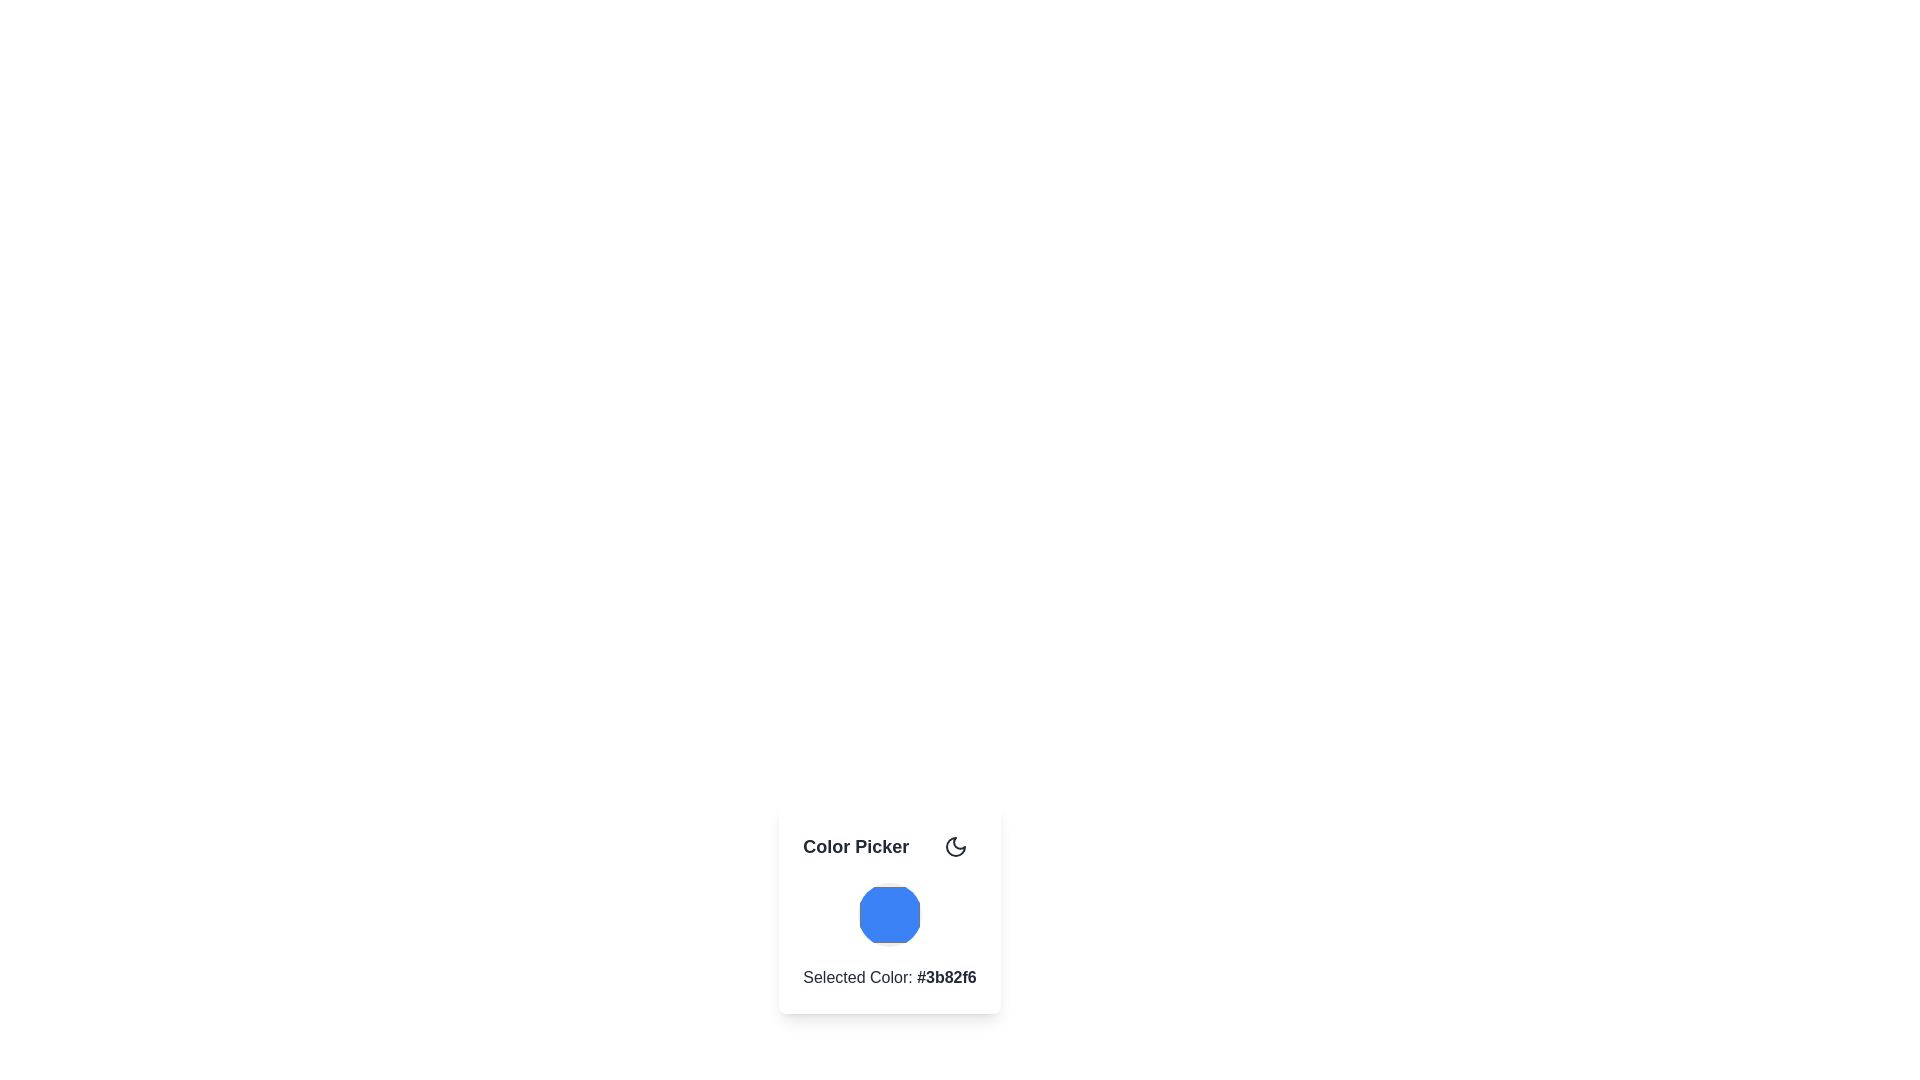  Describe the element at coordinates (955, 846) in the screenshot. I see `the toggle button for dark theme, located to the right of the 'Color Picker' text, by moving the cursor to its center point` at that location.